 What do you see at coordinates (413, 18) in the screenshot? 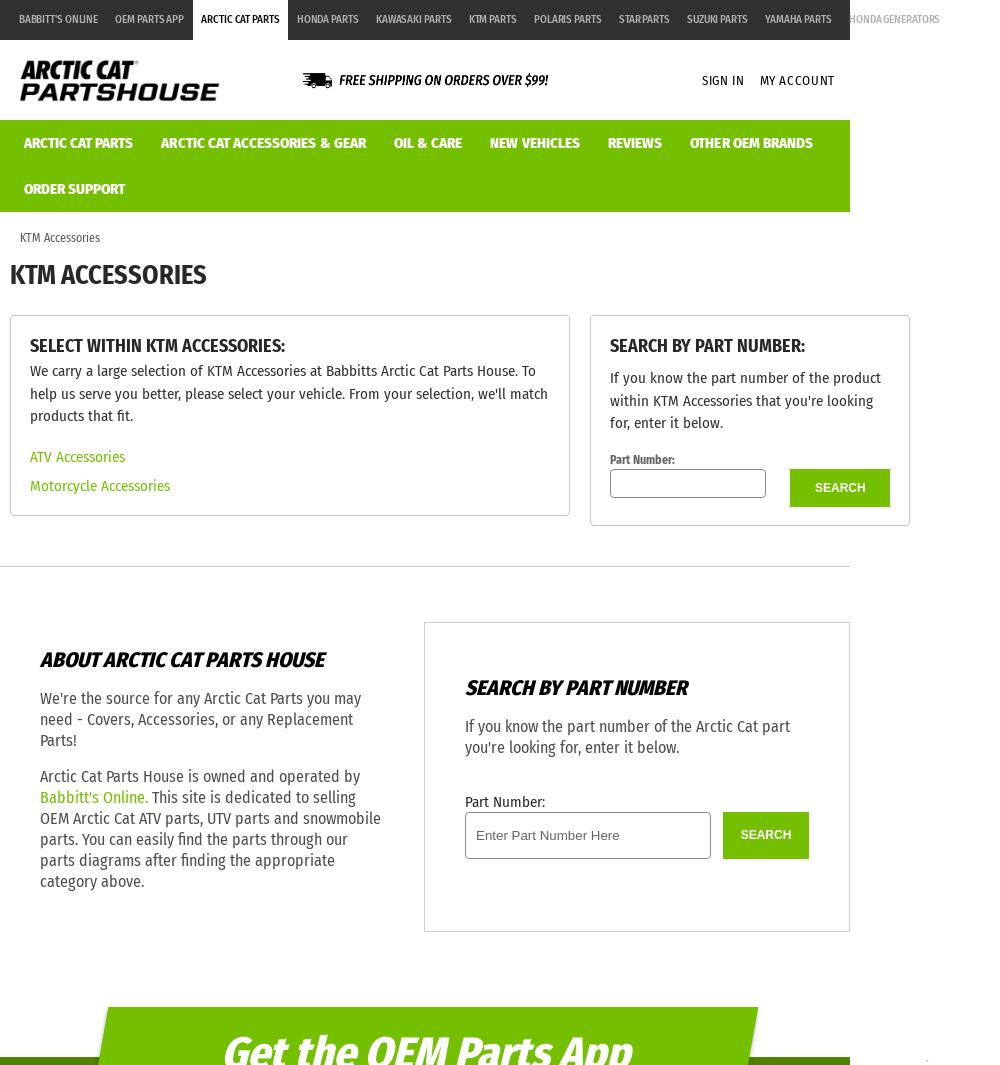
I see `'Kawasaki Parts'` at bounding box center [413, 18].